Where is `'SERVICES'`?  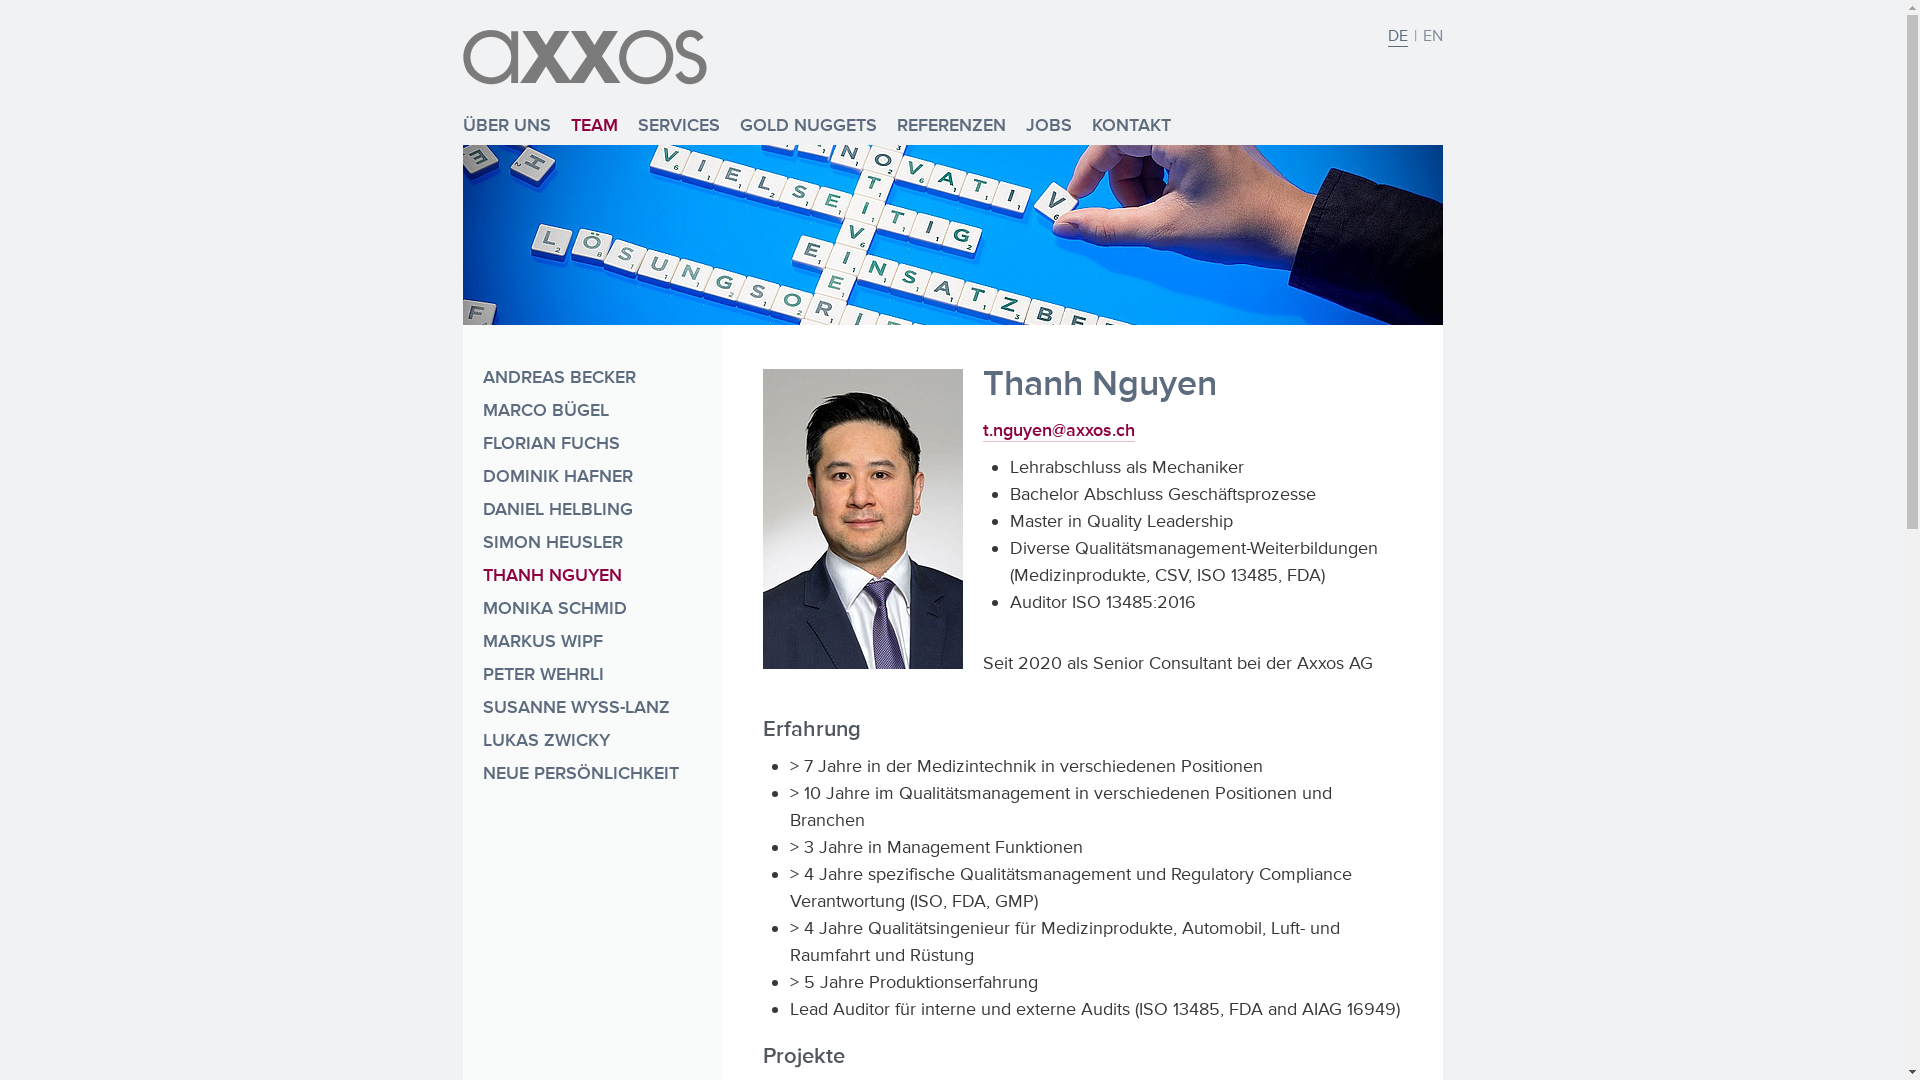
'SERVICES' is located at coordinates (678, 124).